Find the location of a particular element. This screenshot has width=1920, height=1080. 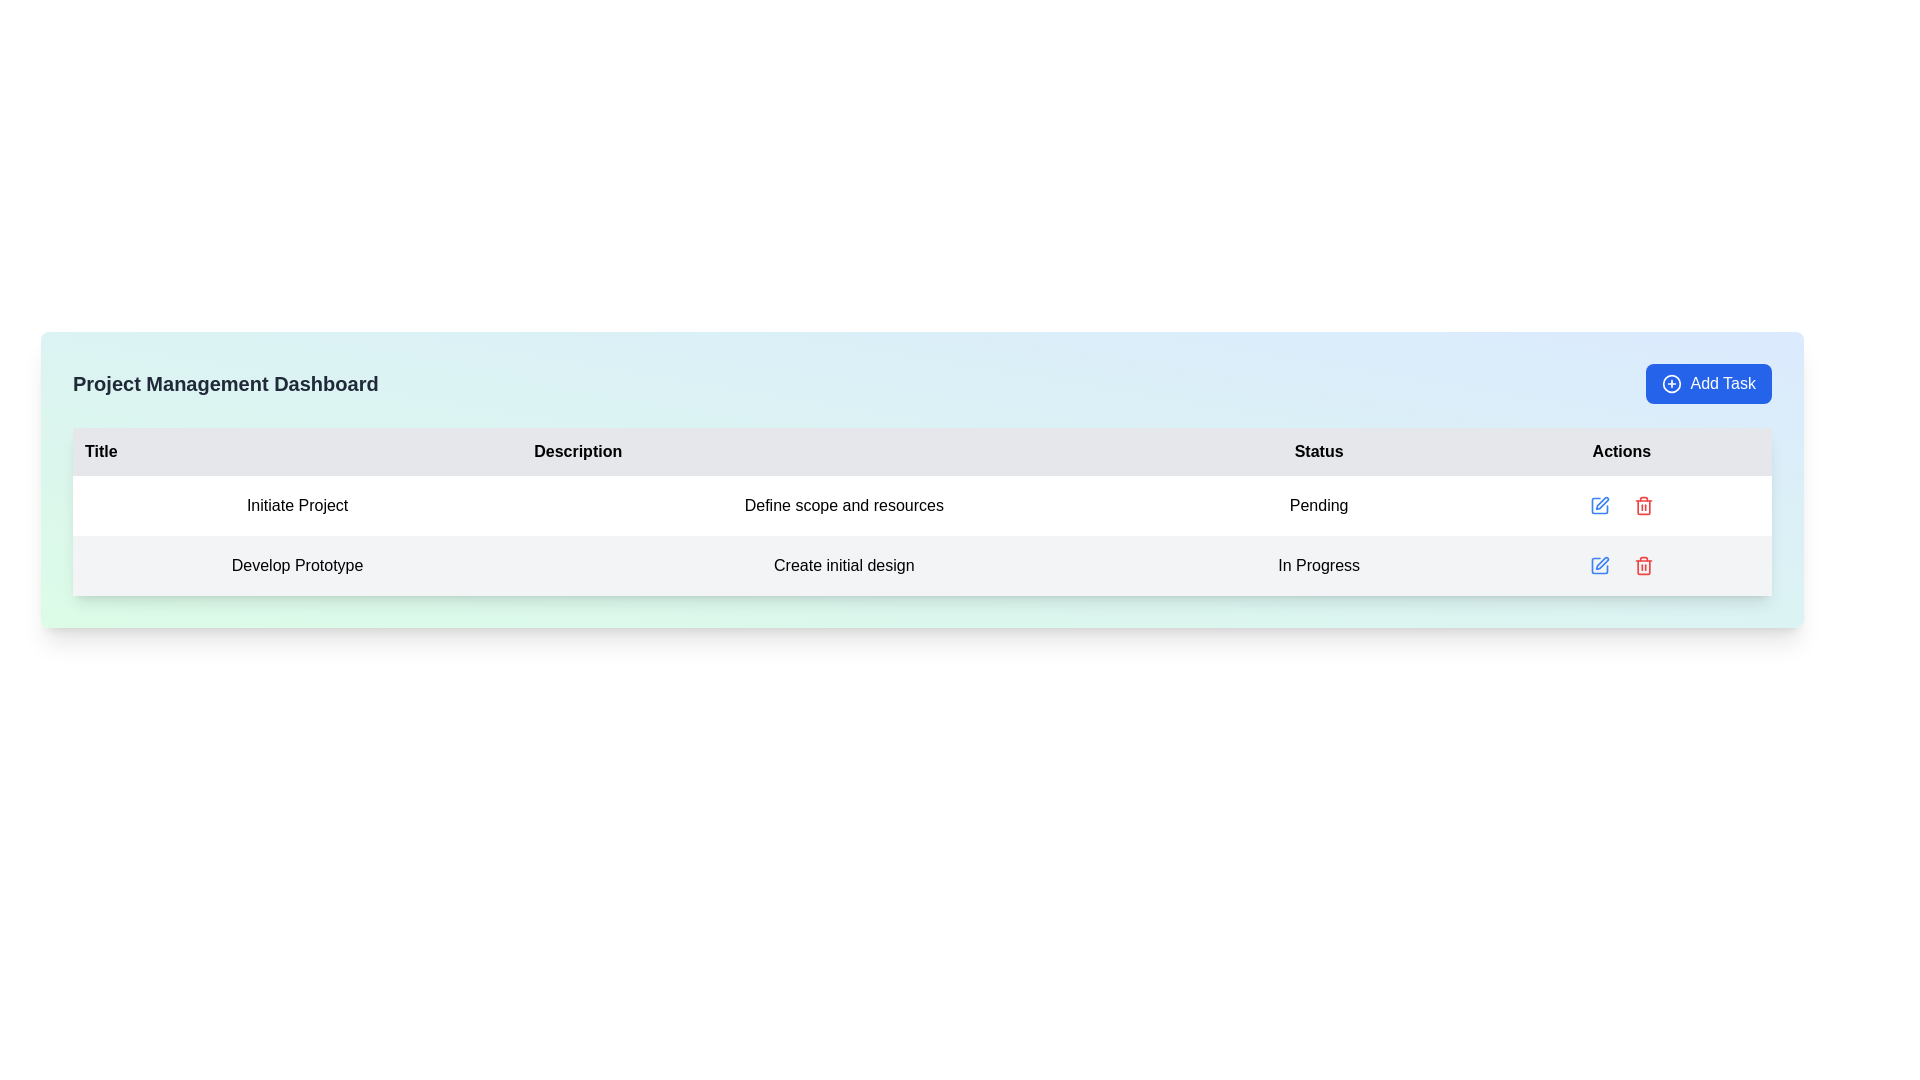

the text element that reads 'Define scope and resources' located in the second cell of the 'Description' column in the first row of the table is located at coordinates (844, 504).